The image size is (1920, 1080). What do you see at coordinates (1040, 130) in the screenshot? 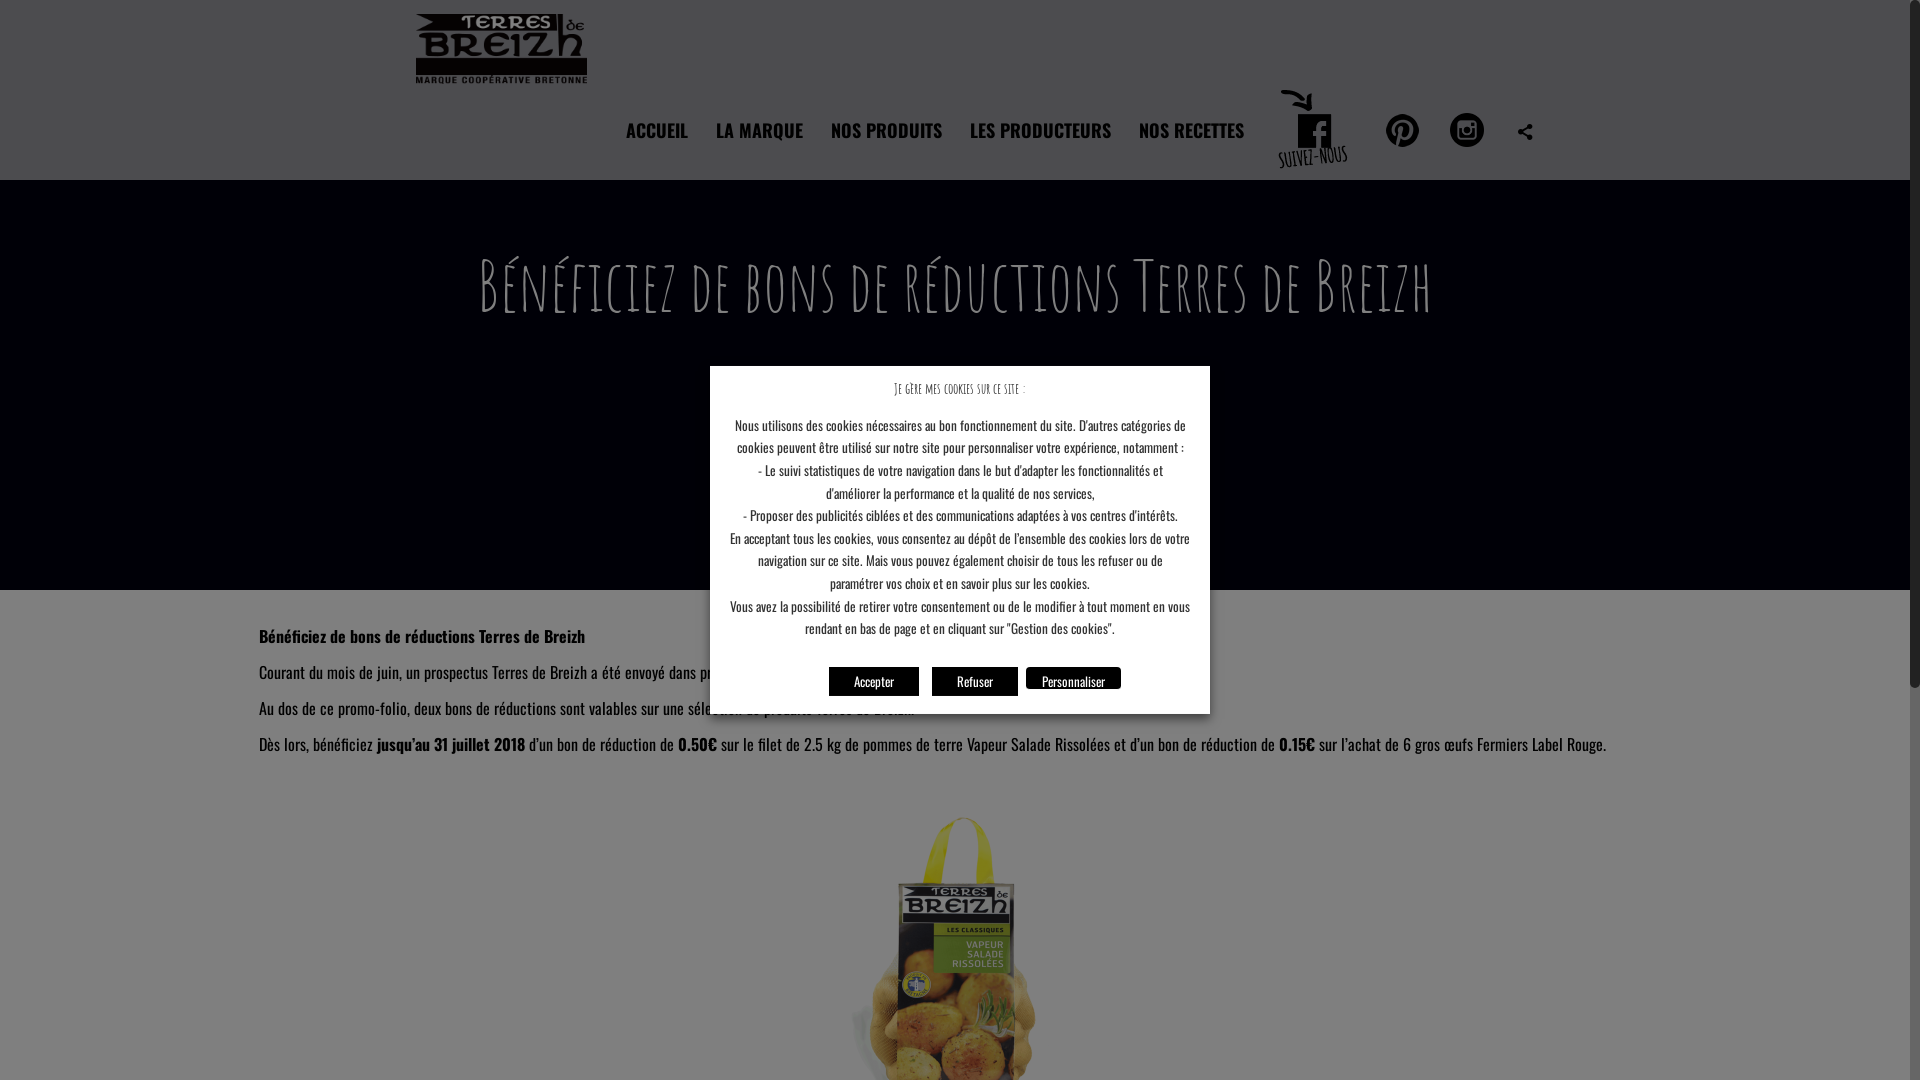
I see `'LES PRODUCTEURS'` at bounding box center [1040, 130].